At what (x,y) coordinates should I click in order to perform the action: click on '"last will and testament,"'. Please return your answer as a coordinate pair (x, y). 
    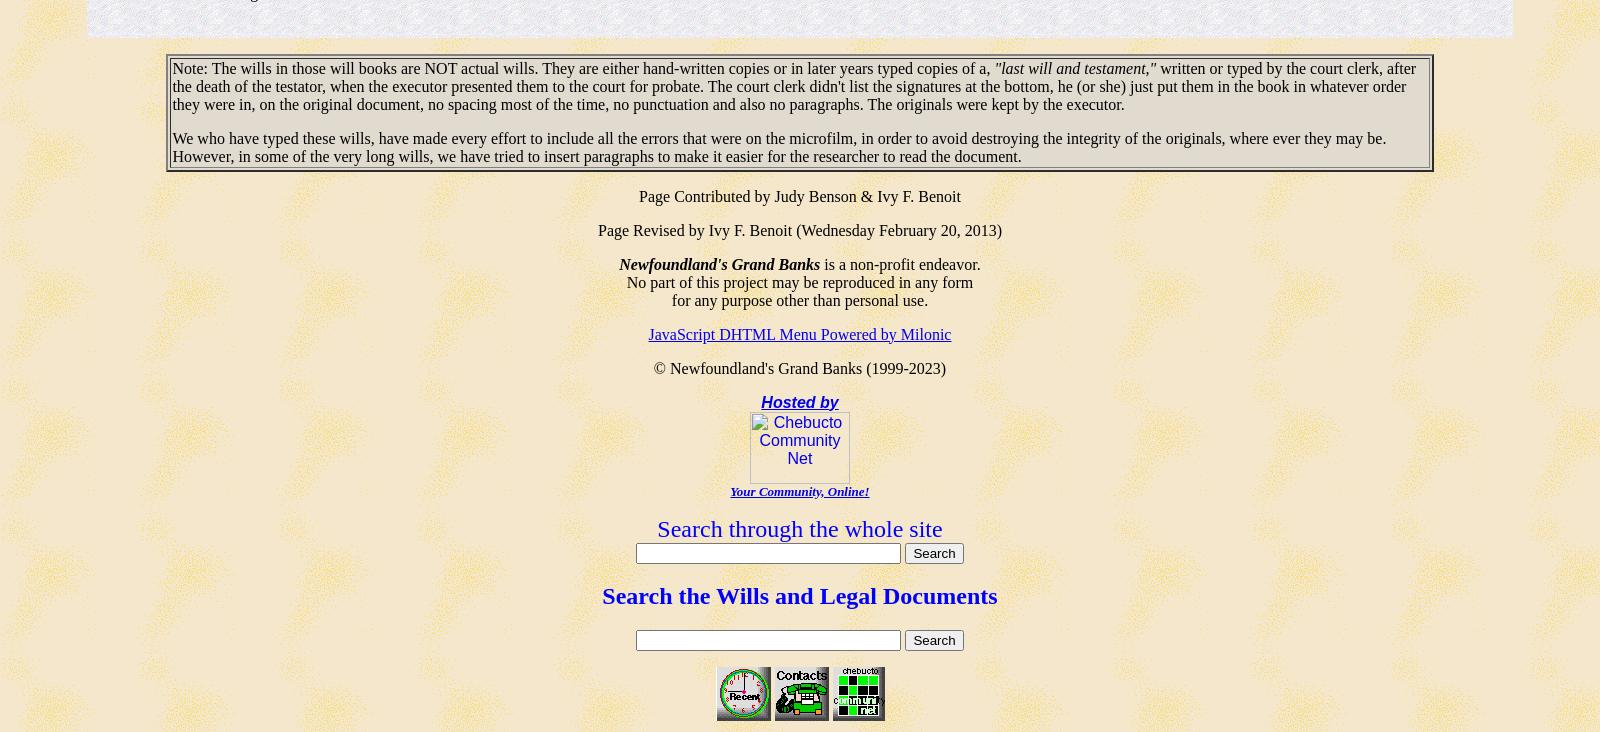
    Looking at the image, I should click on (992, 66).